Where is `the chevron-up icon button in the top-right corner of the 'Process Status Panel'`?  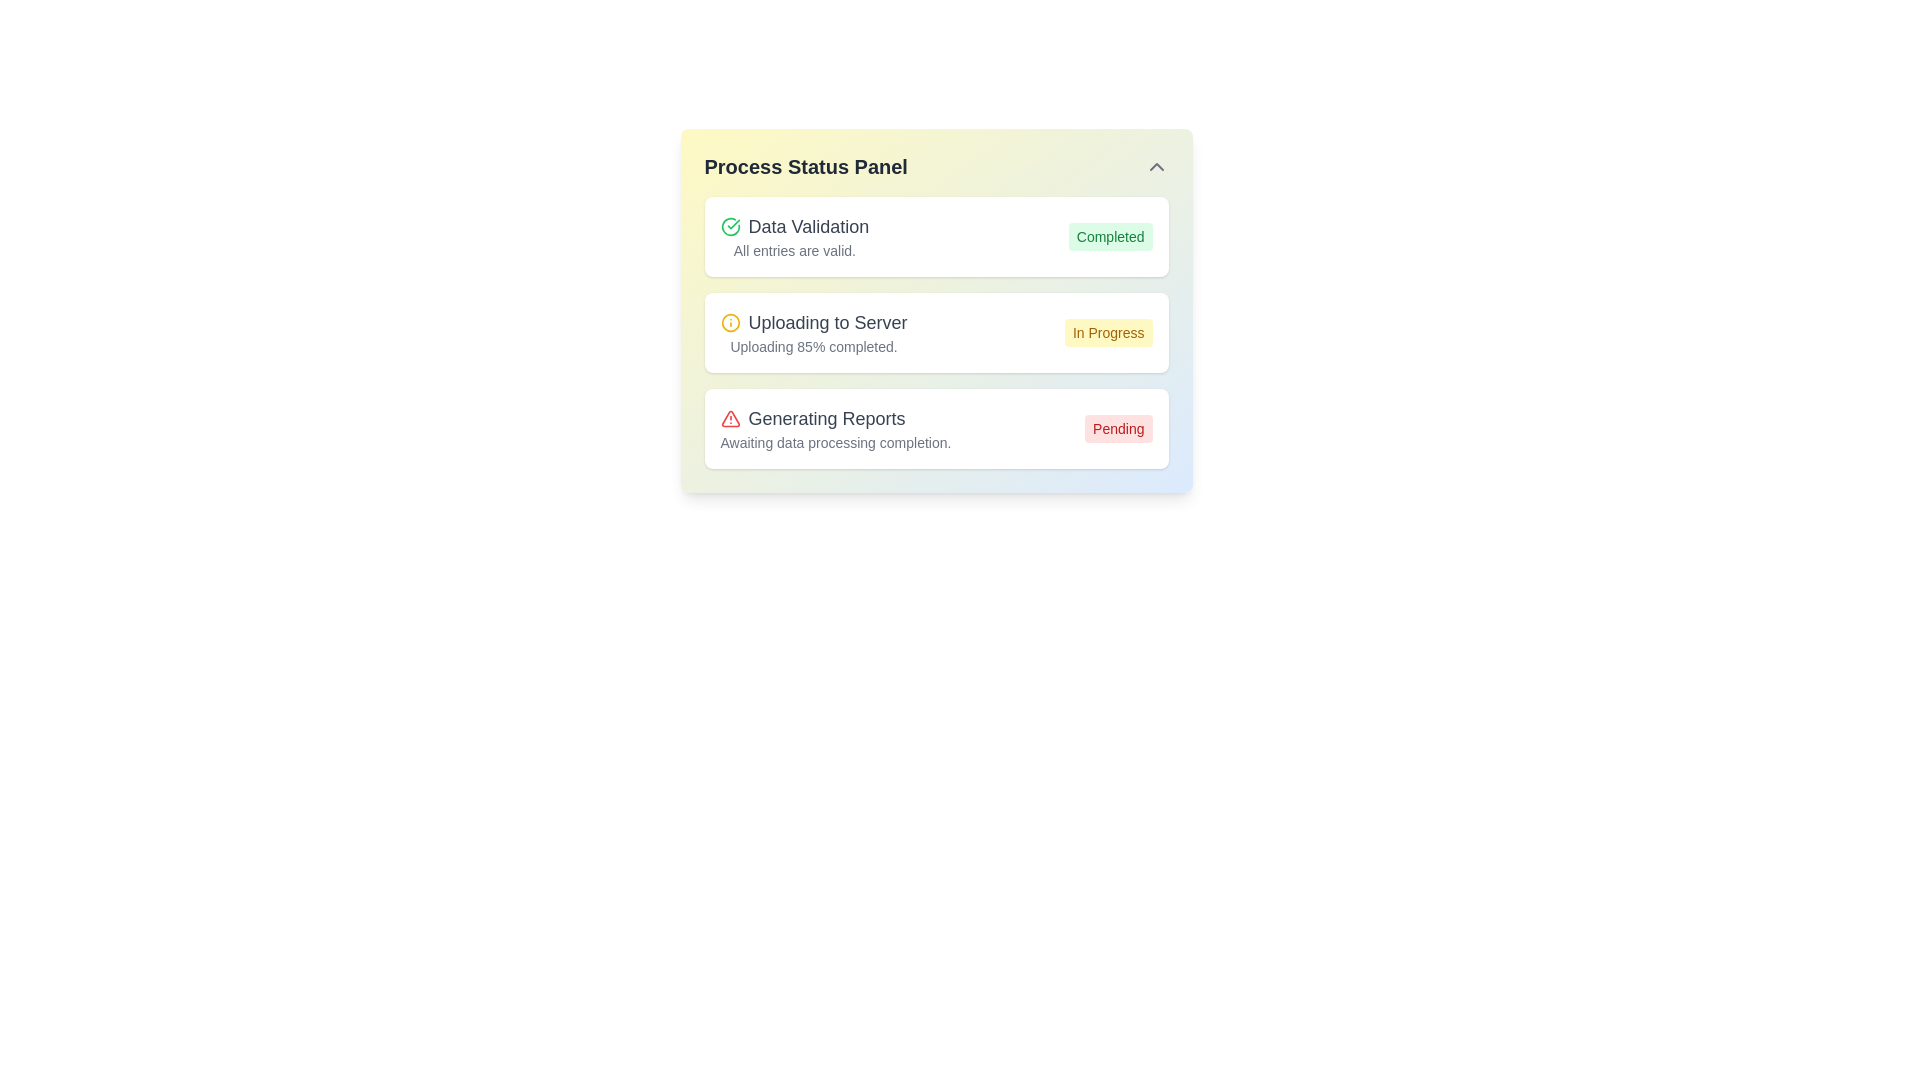
the chevron-up icon button in the top-right corner of the 'Process Status Panel' is located at coordinates (1156, 165).